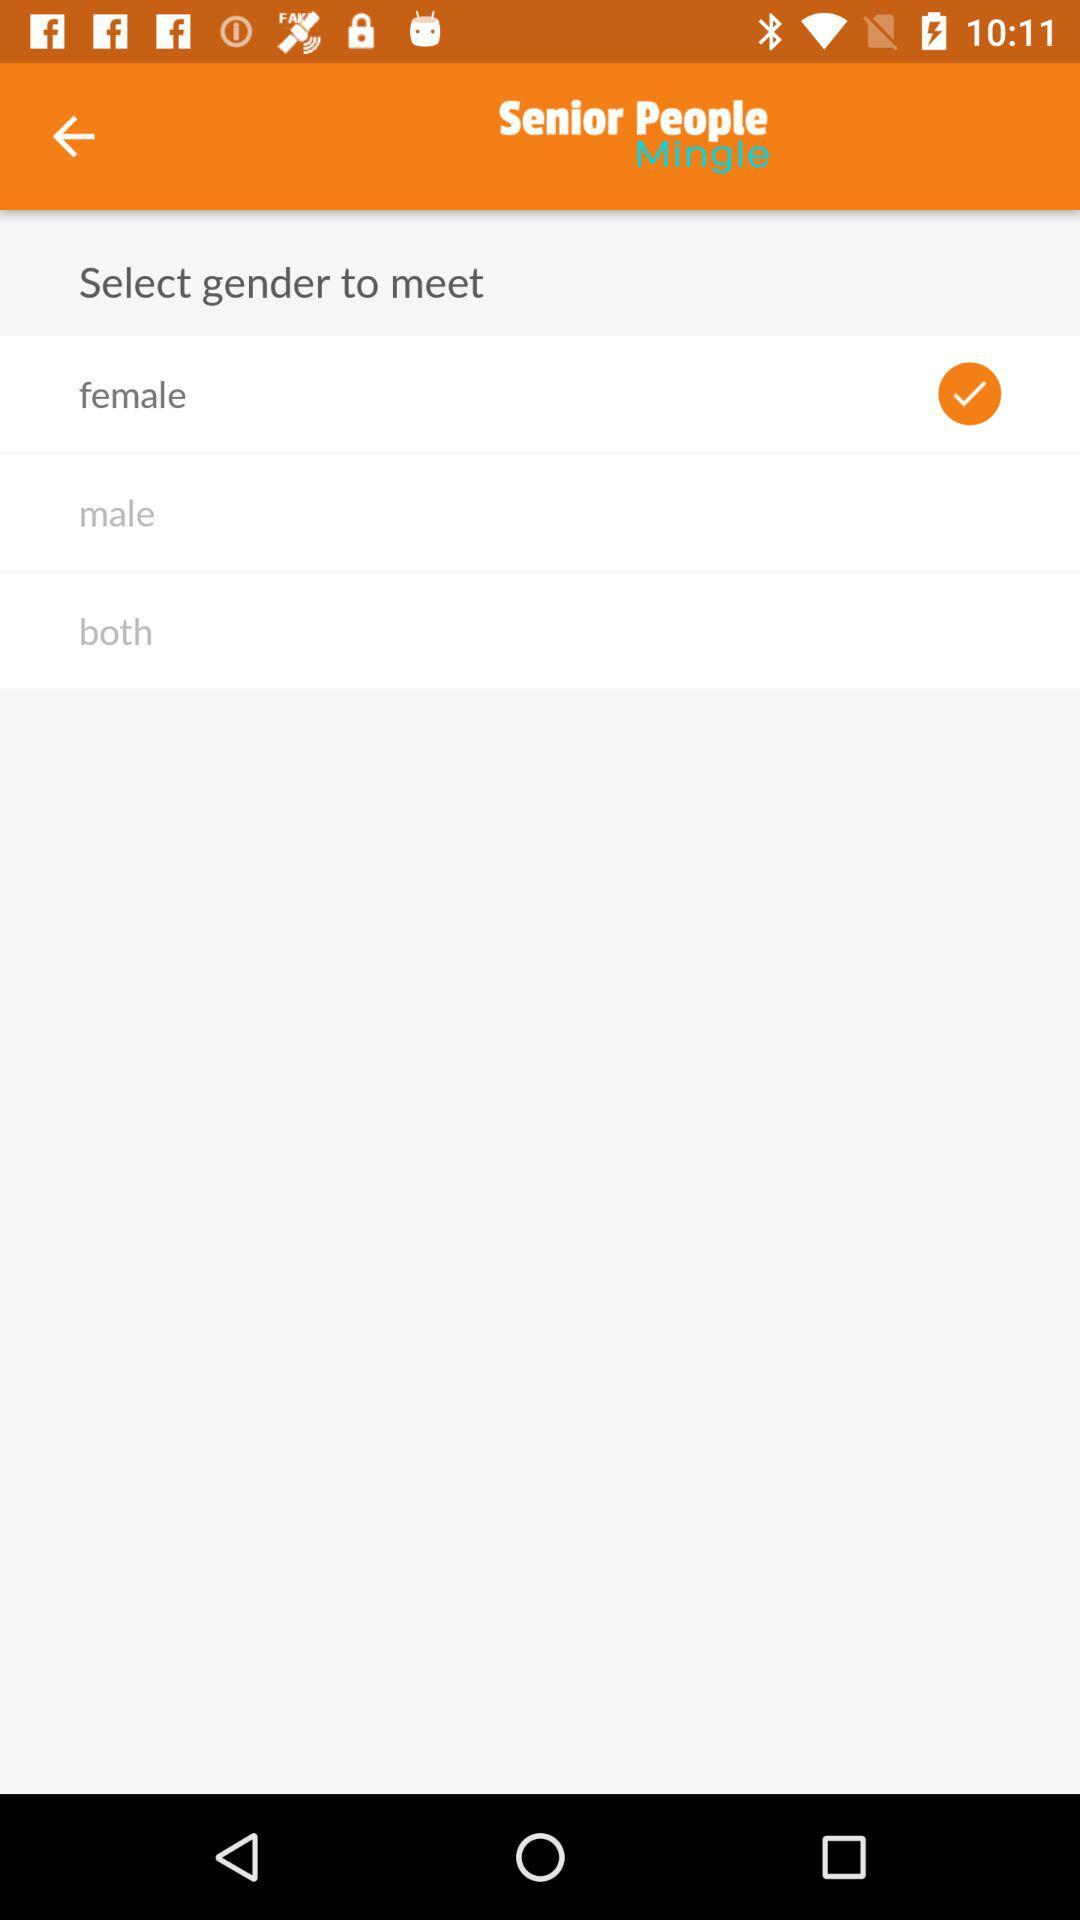 Image resolution: width=1080 pixels, height=1920 pixels. What do you see at coordinates (968, 393) in the screenshot?
I see `icon at the top right corner` at bounding box center [968, 393].